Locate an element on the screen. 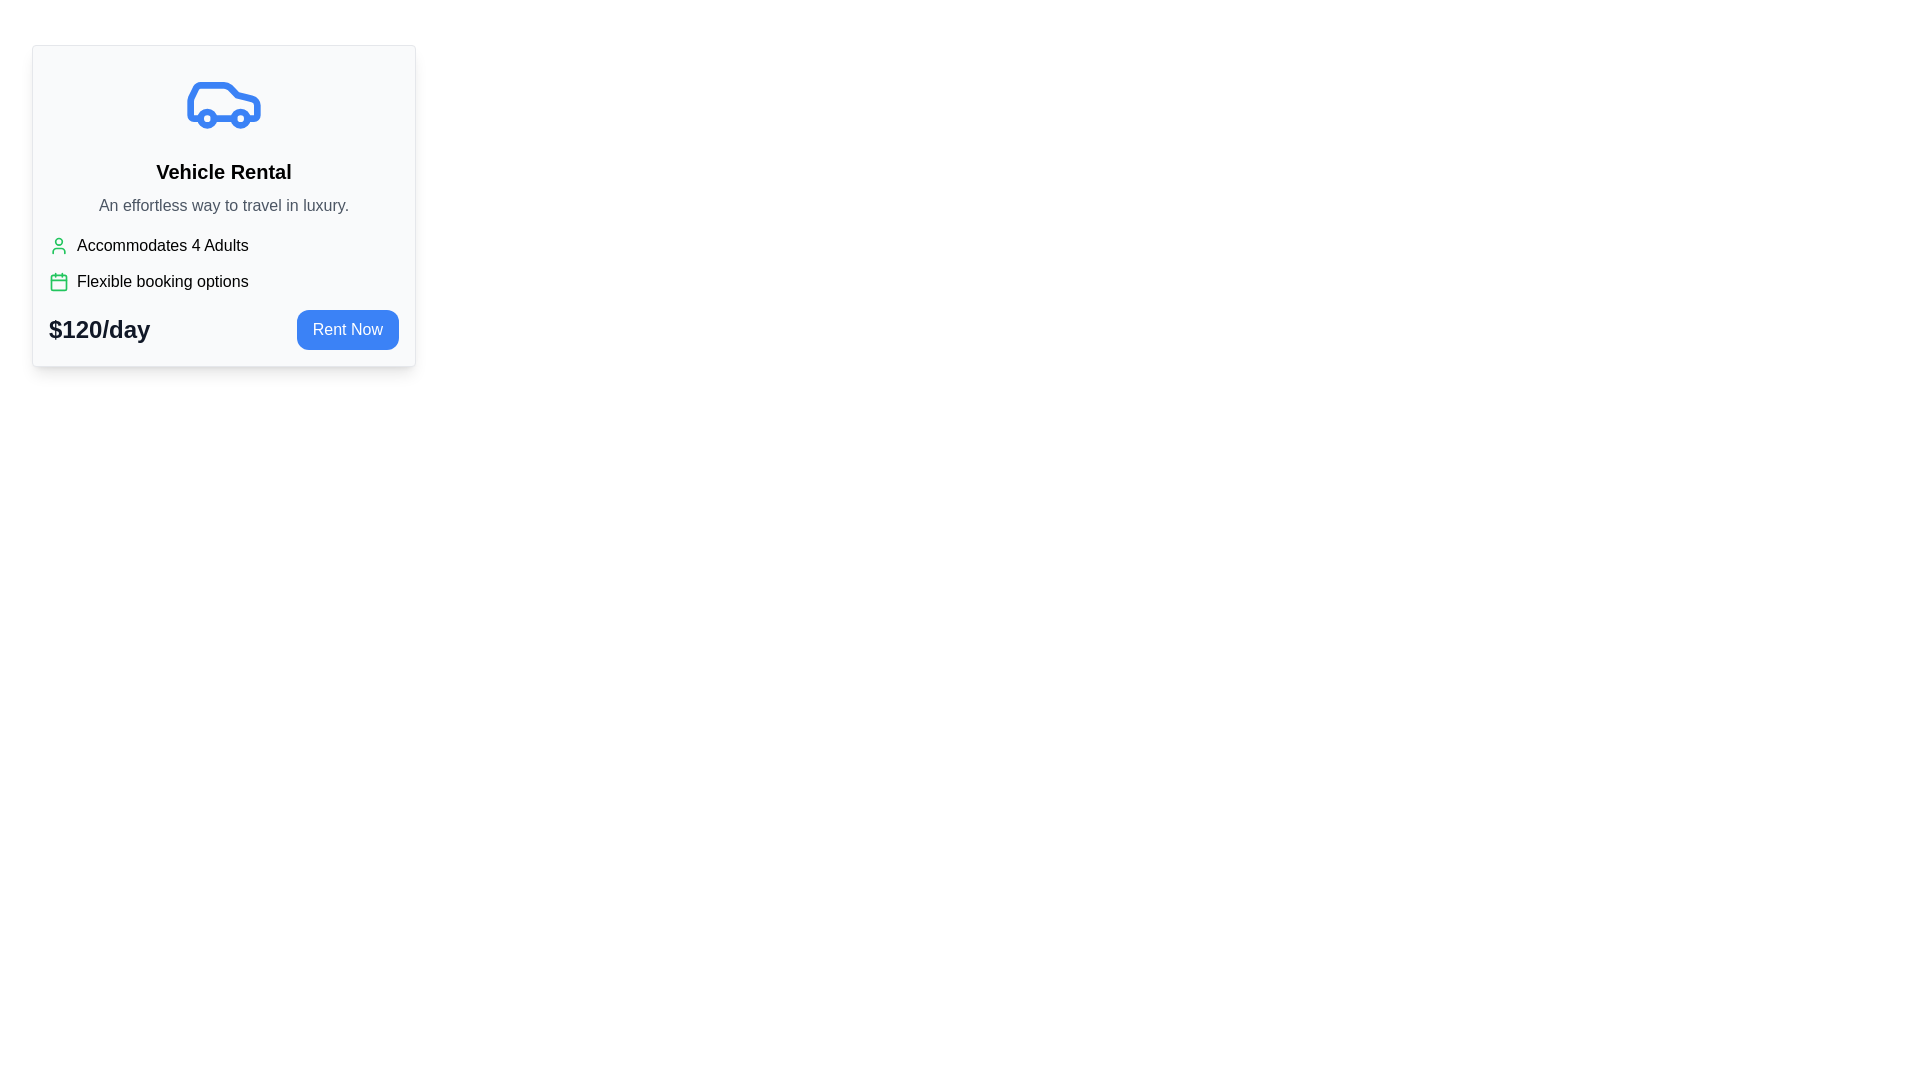  the centered gray text block that reads 'An effortless way to travel in luxury.' located below the 'Vehicle Rental' heading is located at coordinates (224, 205).